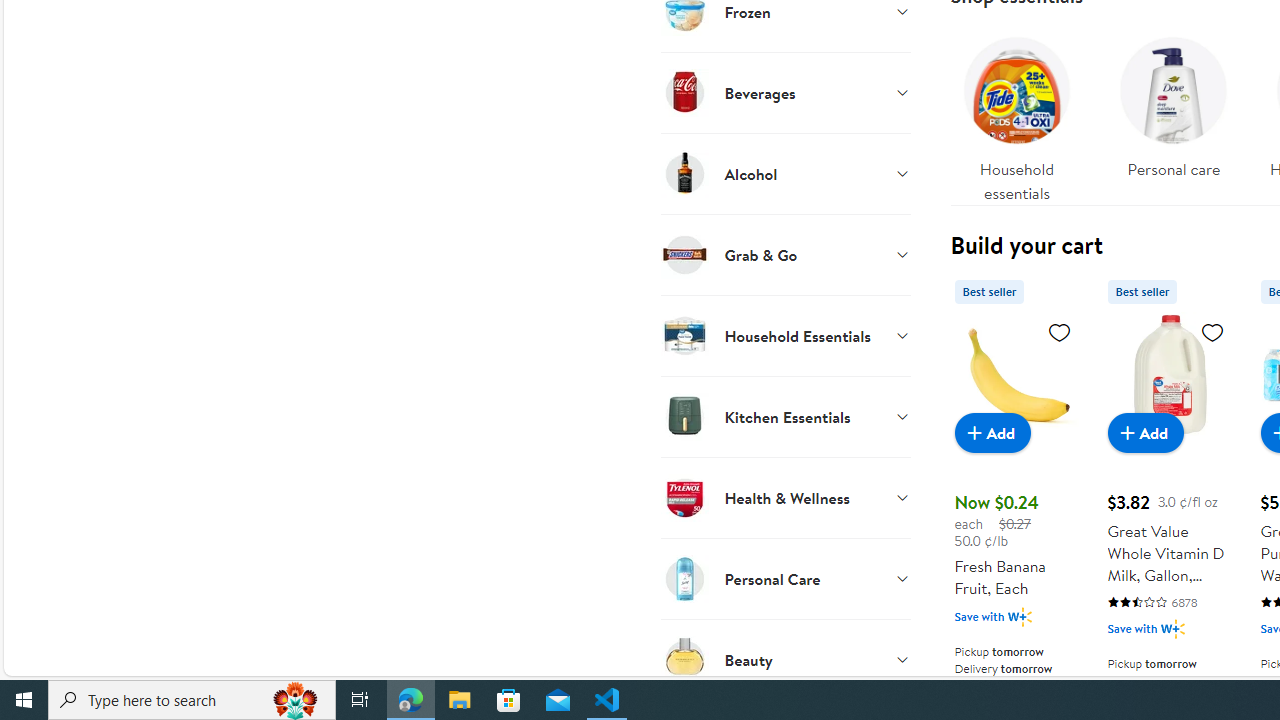 The width and height of the screenshot is (1280, 720). I want to click on 'Grab & Go', so click(784, 253).